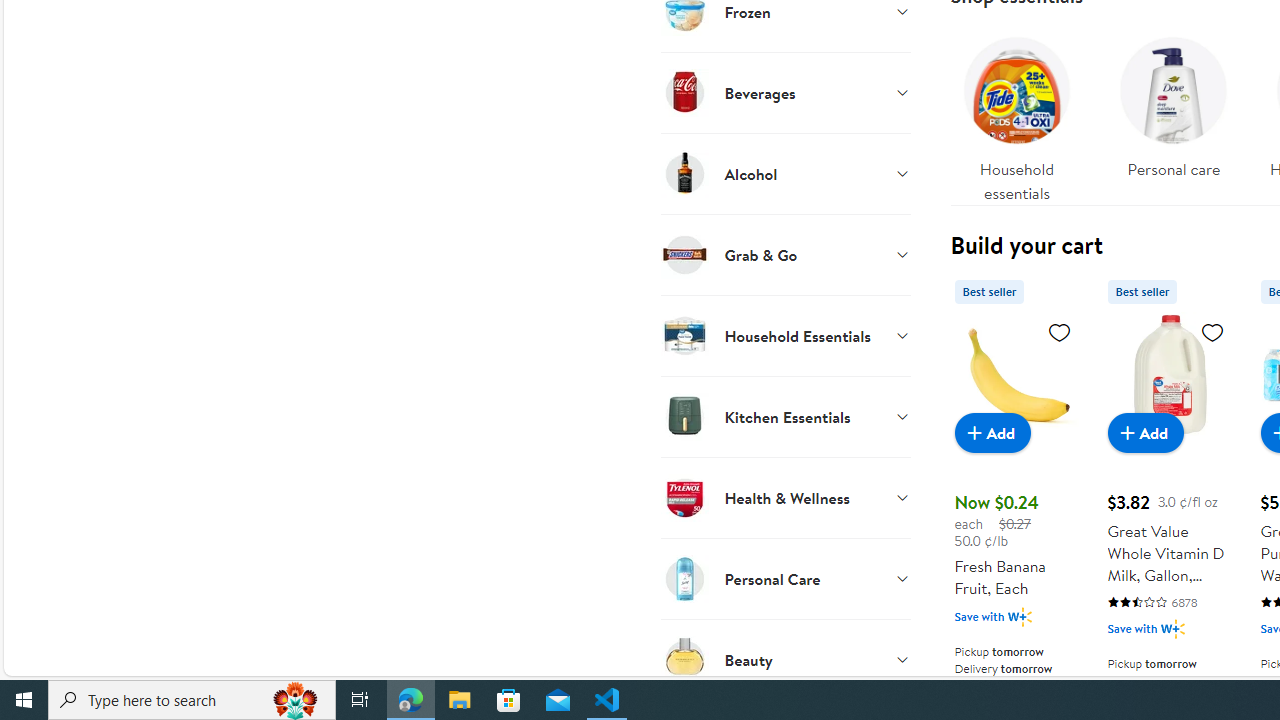 The width and height of the screenshot is (1280, 720). I want to click on 'Grab & Go', so click(784, 253).